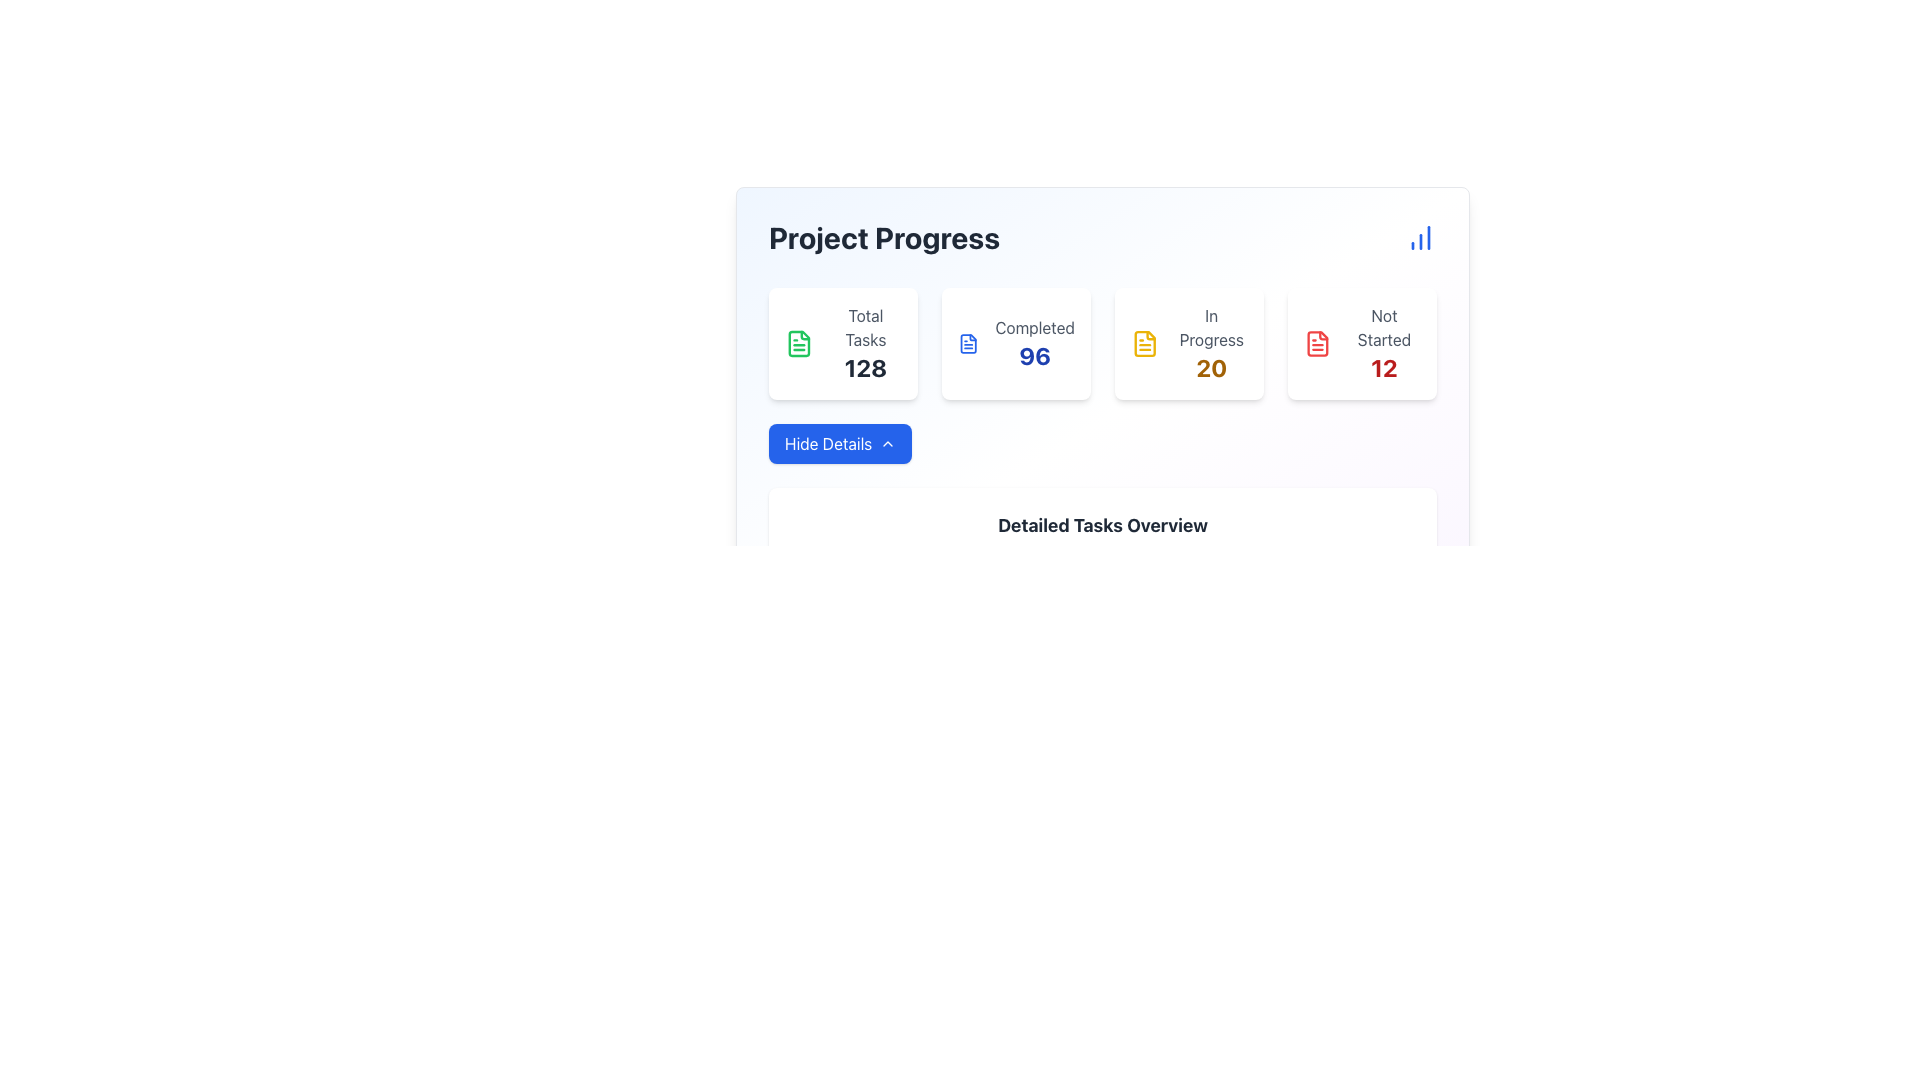  What do you see at coordinates (1145, 342) in the screenshot?
I see `the bright yellow document icon with a line design located prominently to the left of the text '20' in the 'In Progress' section of the 'Project Progress' dashboard` at bounding box center [1145, 342].